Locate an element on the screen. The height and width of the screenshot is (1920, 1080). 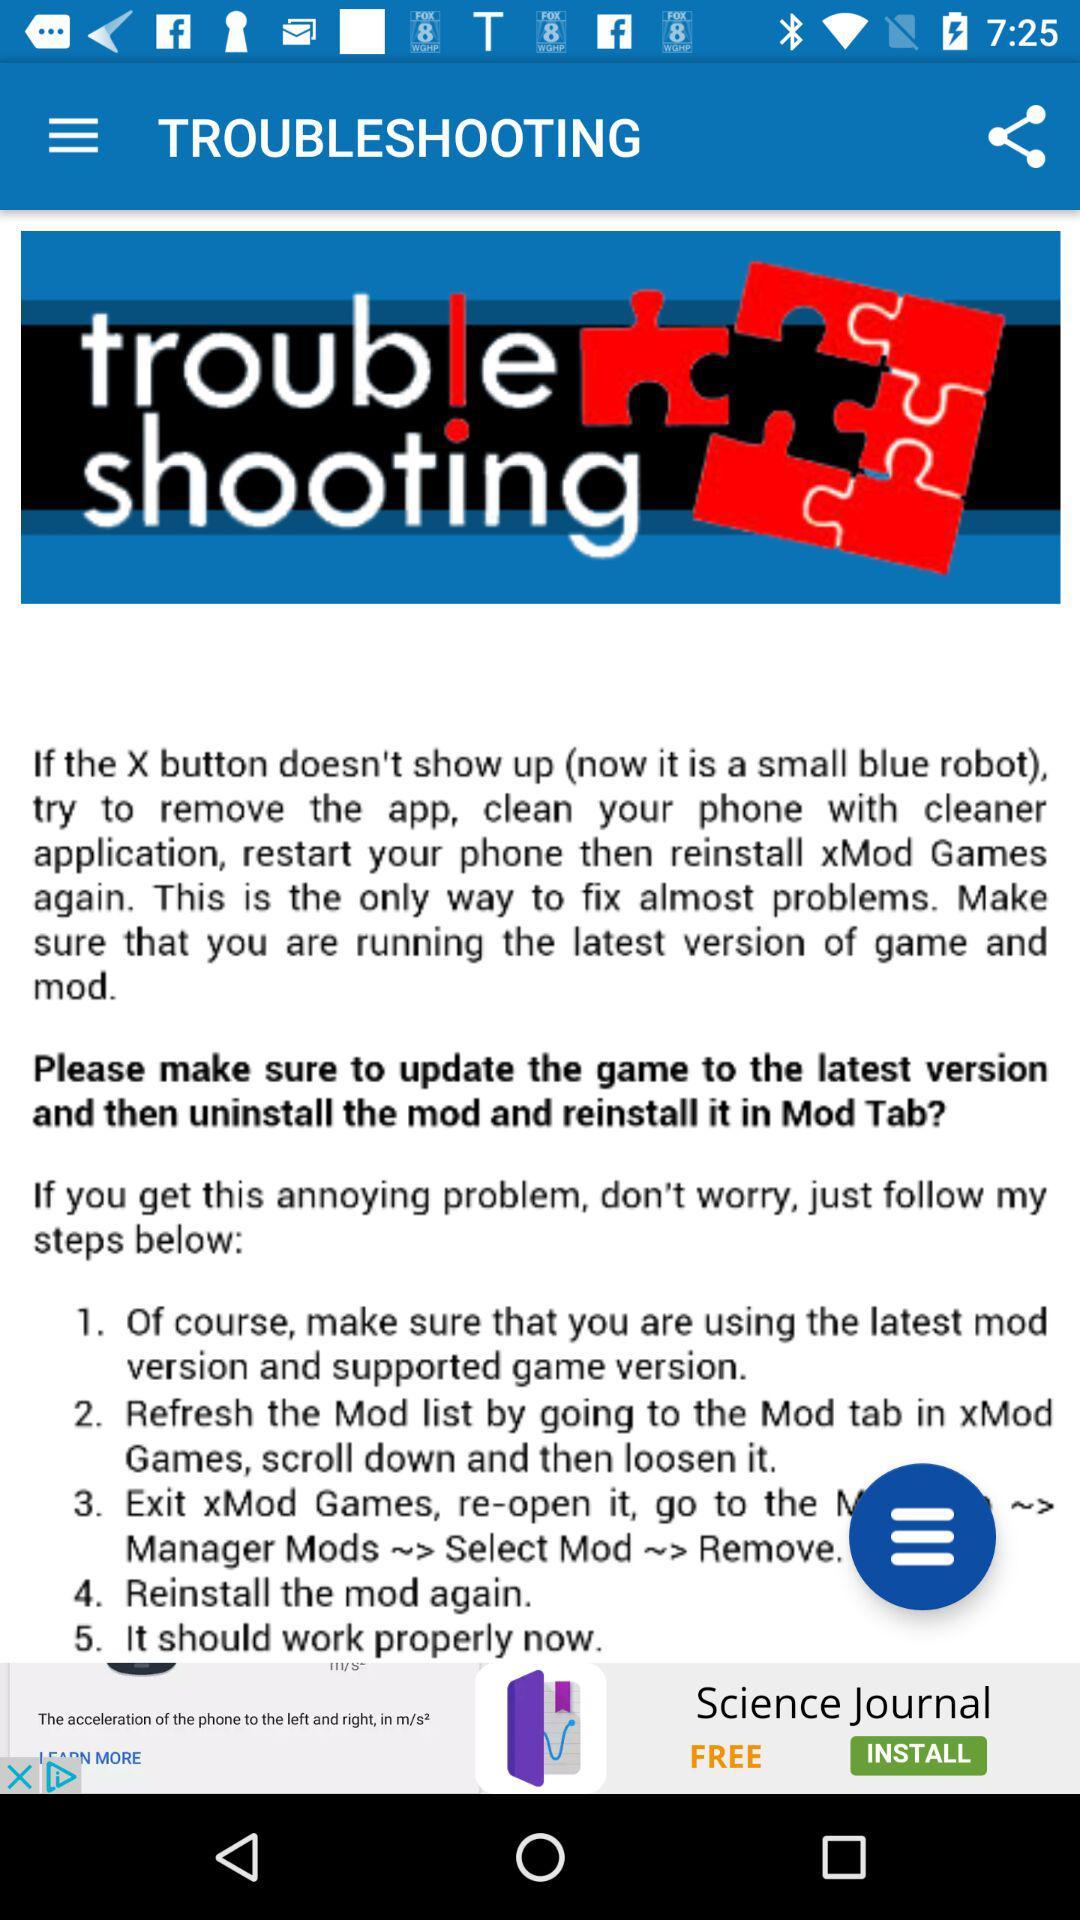
navigation menu is located at coordinates (922, 1535).